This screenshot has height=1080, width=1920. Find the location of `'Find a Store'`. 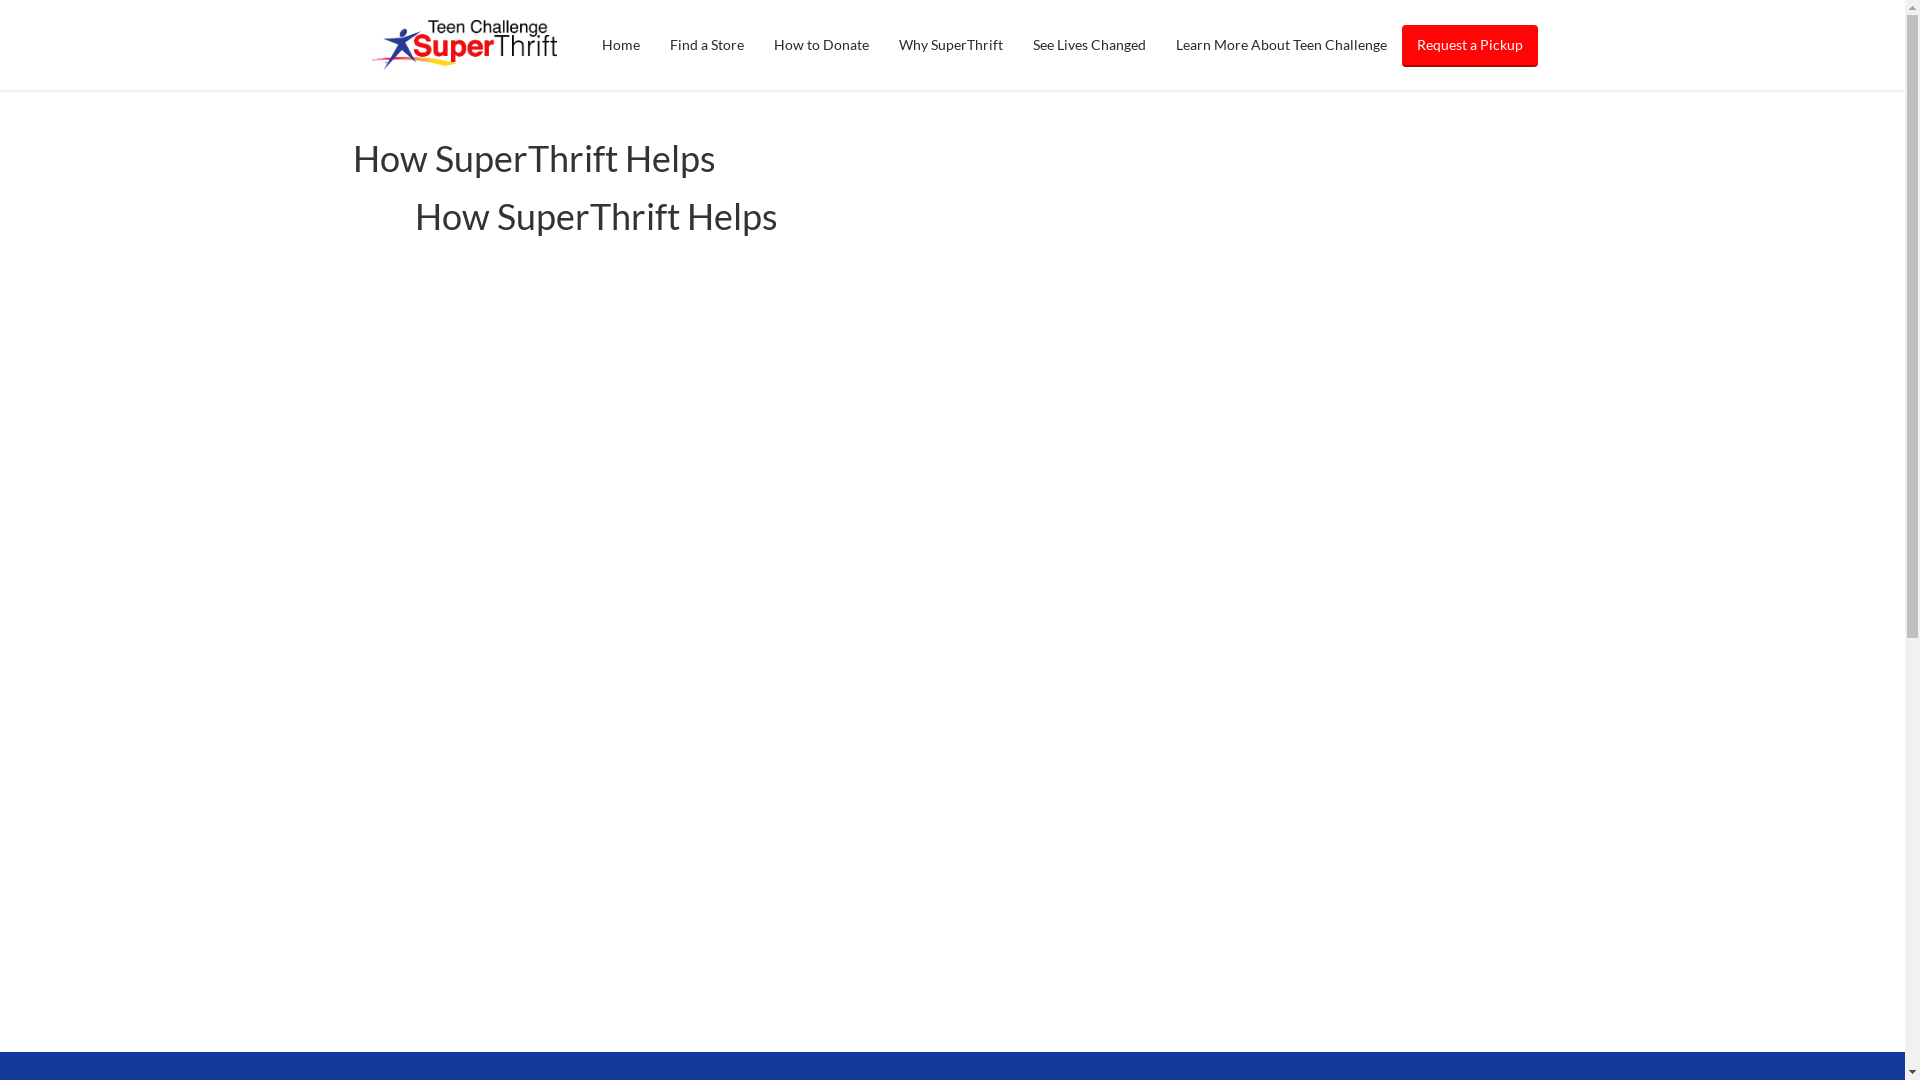

'Find a Store' is located at coordinates (653, 45).